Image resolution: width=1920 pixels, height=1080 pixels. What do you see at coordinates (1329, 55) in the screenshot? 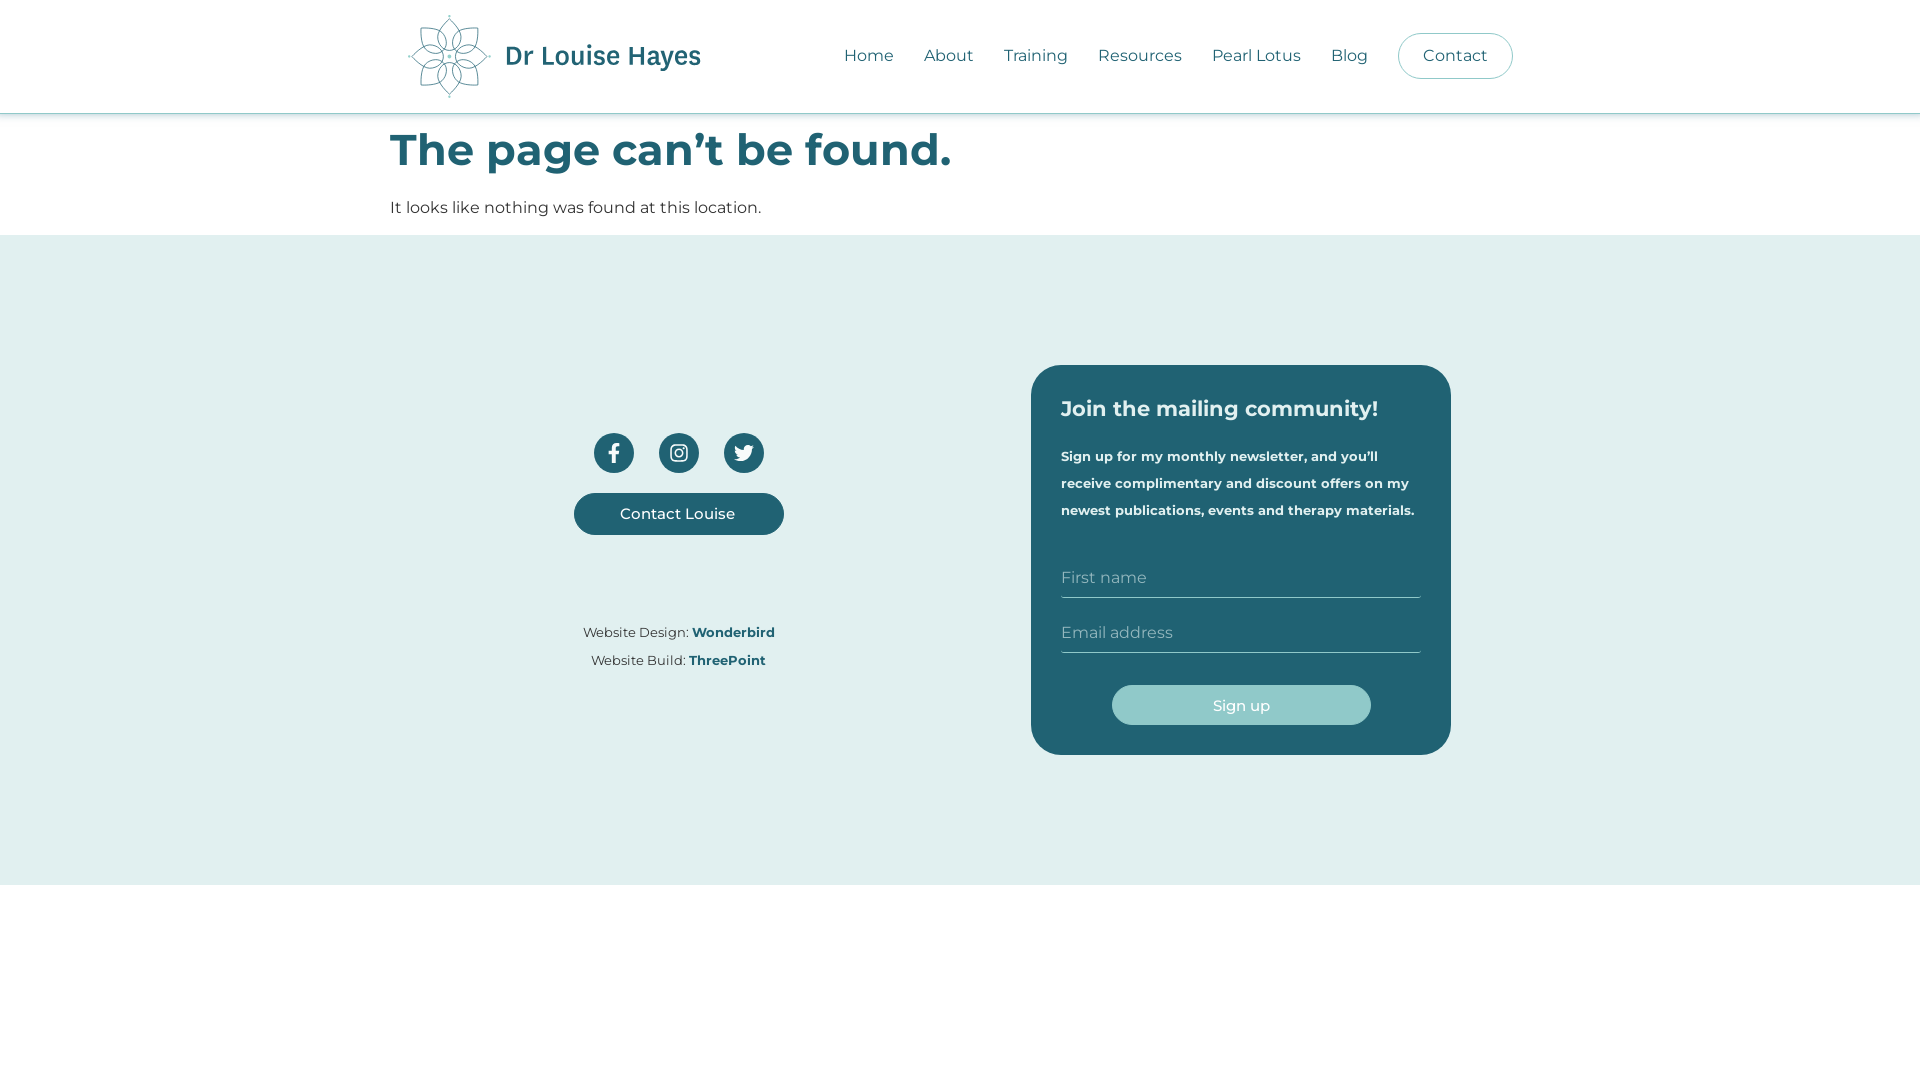
I see `'Blog'` at bounding box center [1329, 55].